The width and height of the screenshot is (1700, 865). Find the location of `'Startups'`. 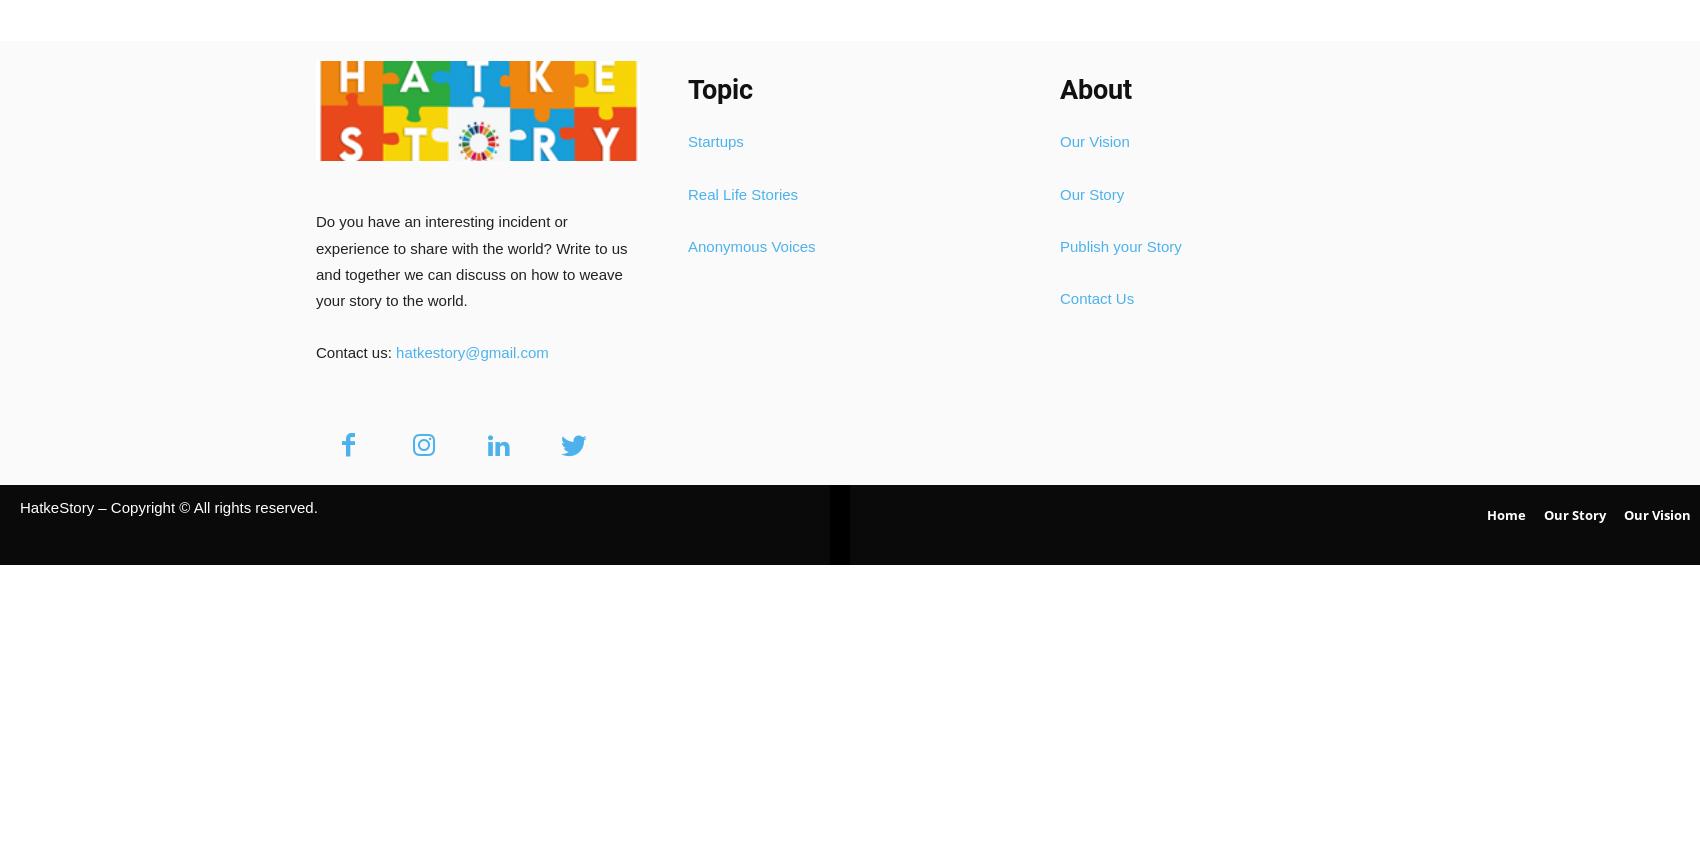

'Startups' is located at coordinates (687, 141).